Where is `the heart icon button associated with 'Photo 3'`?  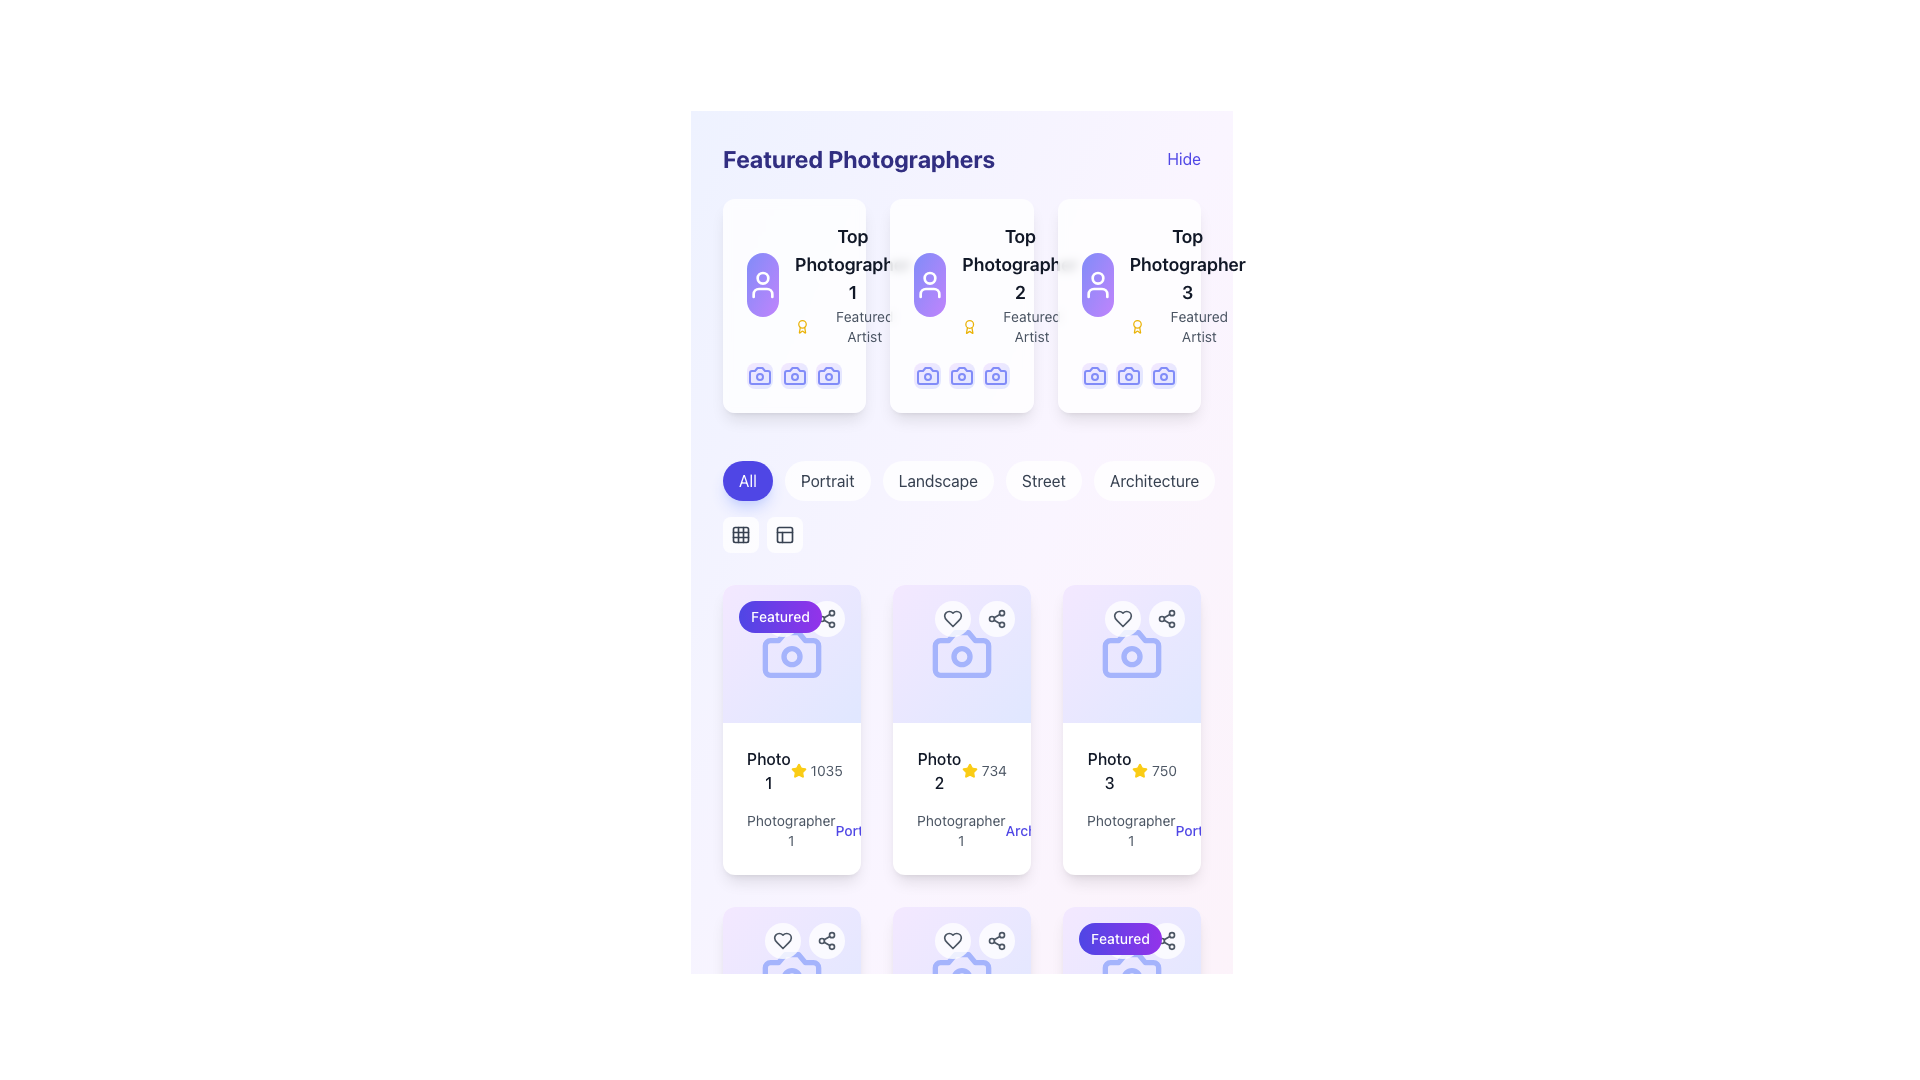 the heart icon button associated with 'Photo 3' is located at coordinates (1123, 617).